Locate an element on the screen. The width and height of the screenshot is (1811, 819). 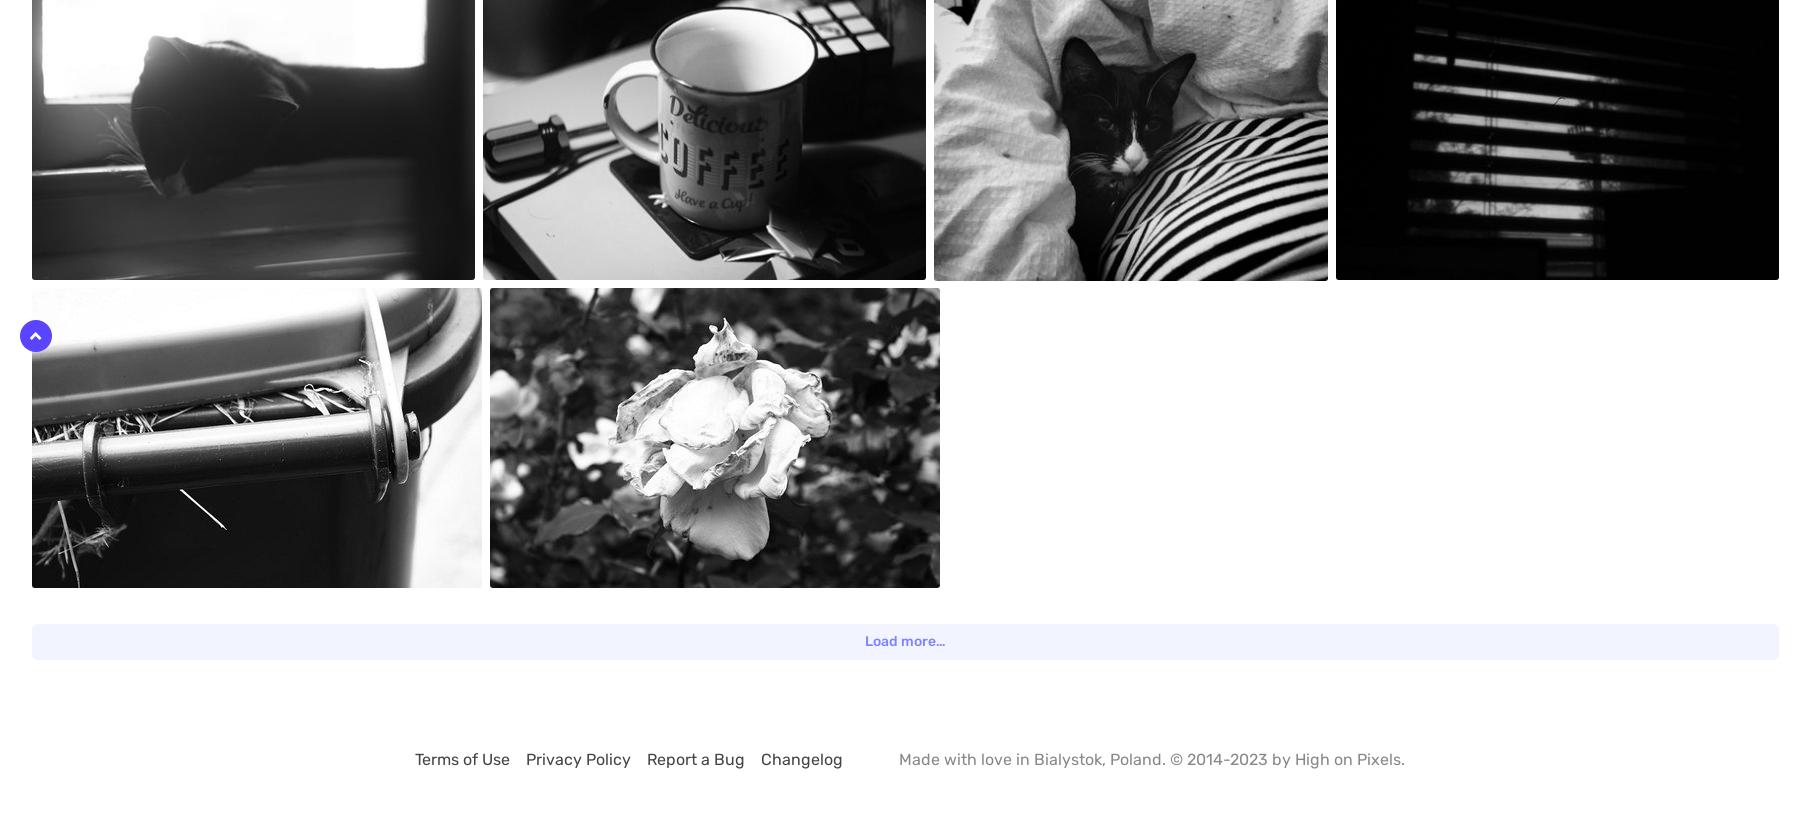
'.' is located at coordinates (1399, 758).